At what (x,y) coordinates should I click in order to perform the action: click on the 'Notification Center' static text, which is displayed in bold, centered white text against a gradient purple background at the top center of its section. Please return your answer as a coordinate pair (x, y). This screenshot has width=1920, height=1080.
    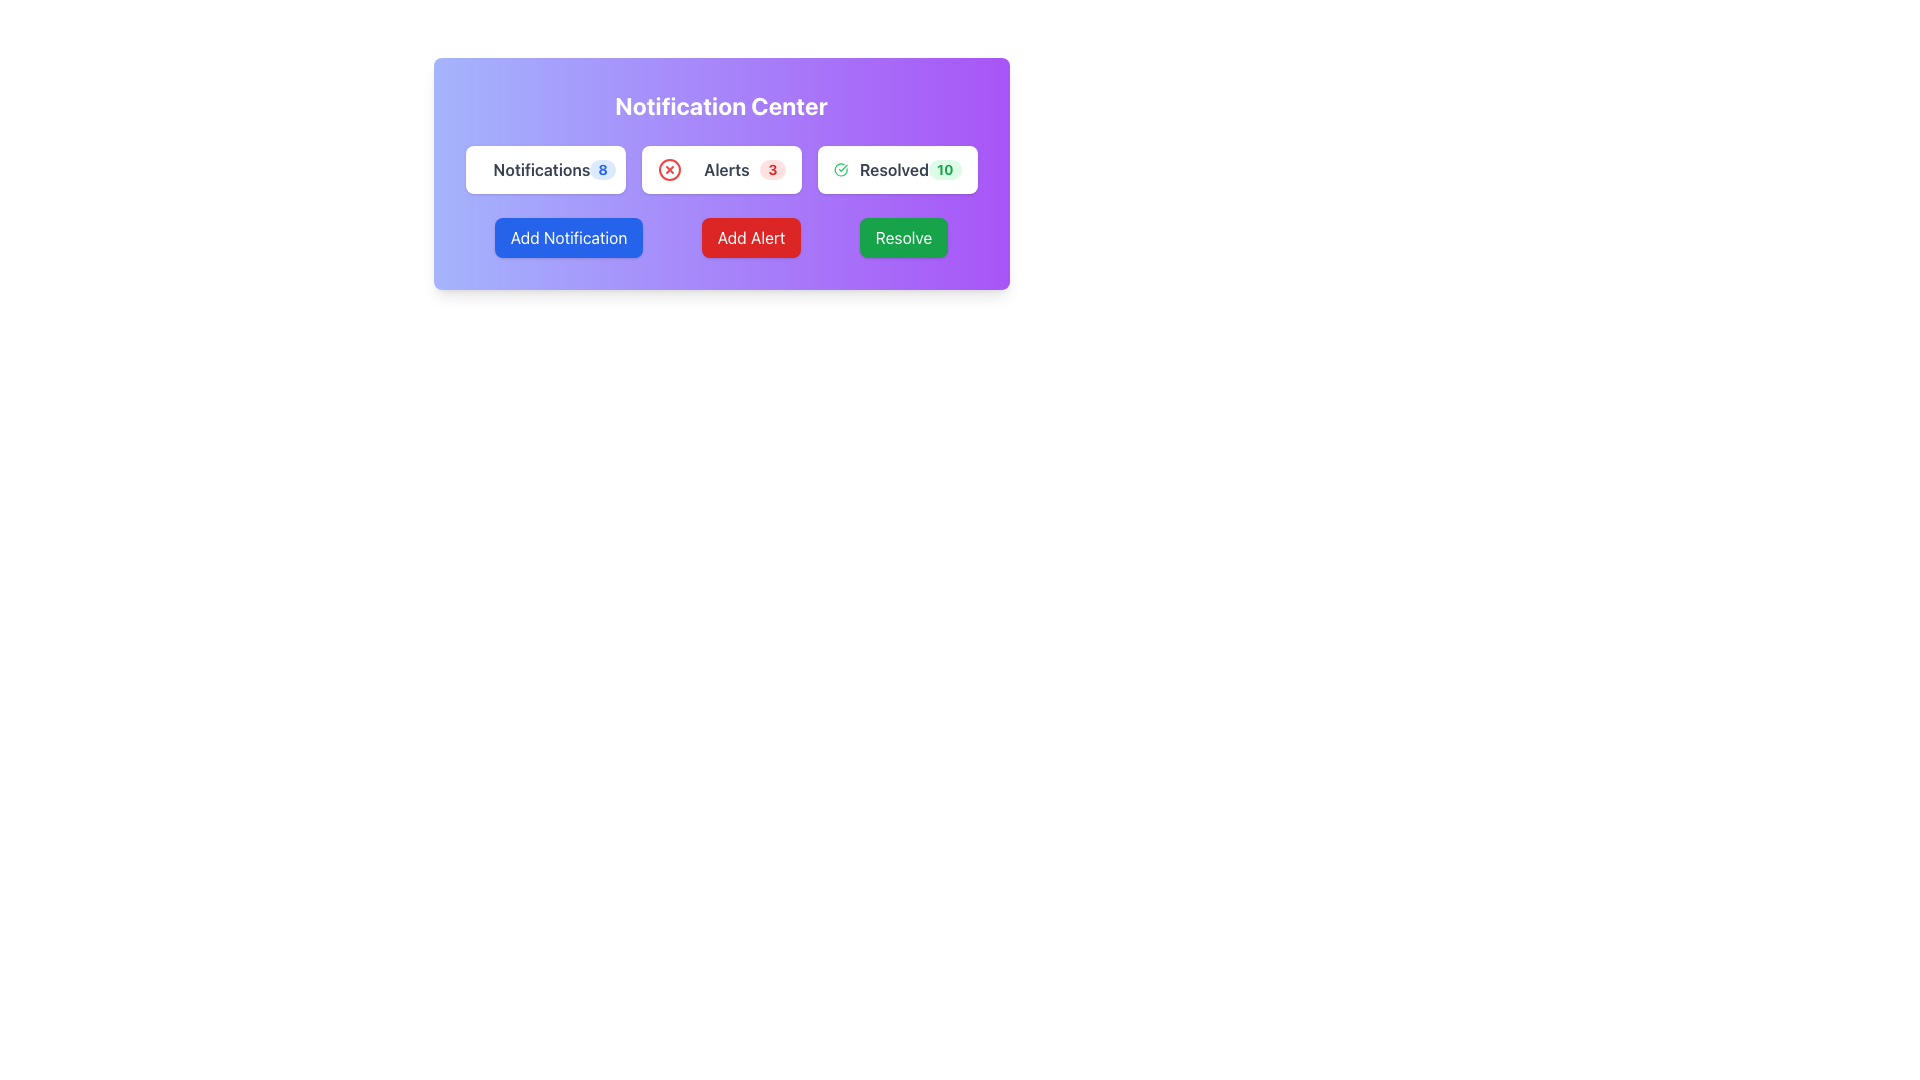
    Looking at the image, I should click on (720, 105).